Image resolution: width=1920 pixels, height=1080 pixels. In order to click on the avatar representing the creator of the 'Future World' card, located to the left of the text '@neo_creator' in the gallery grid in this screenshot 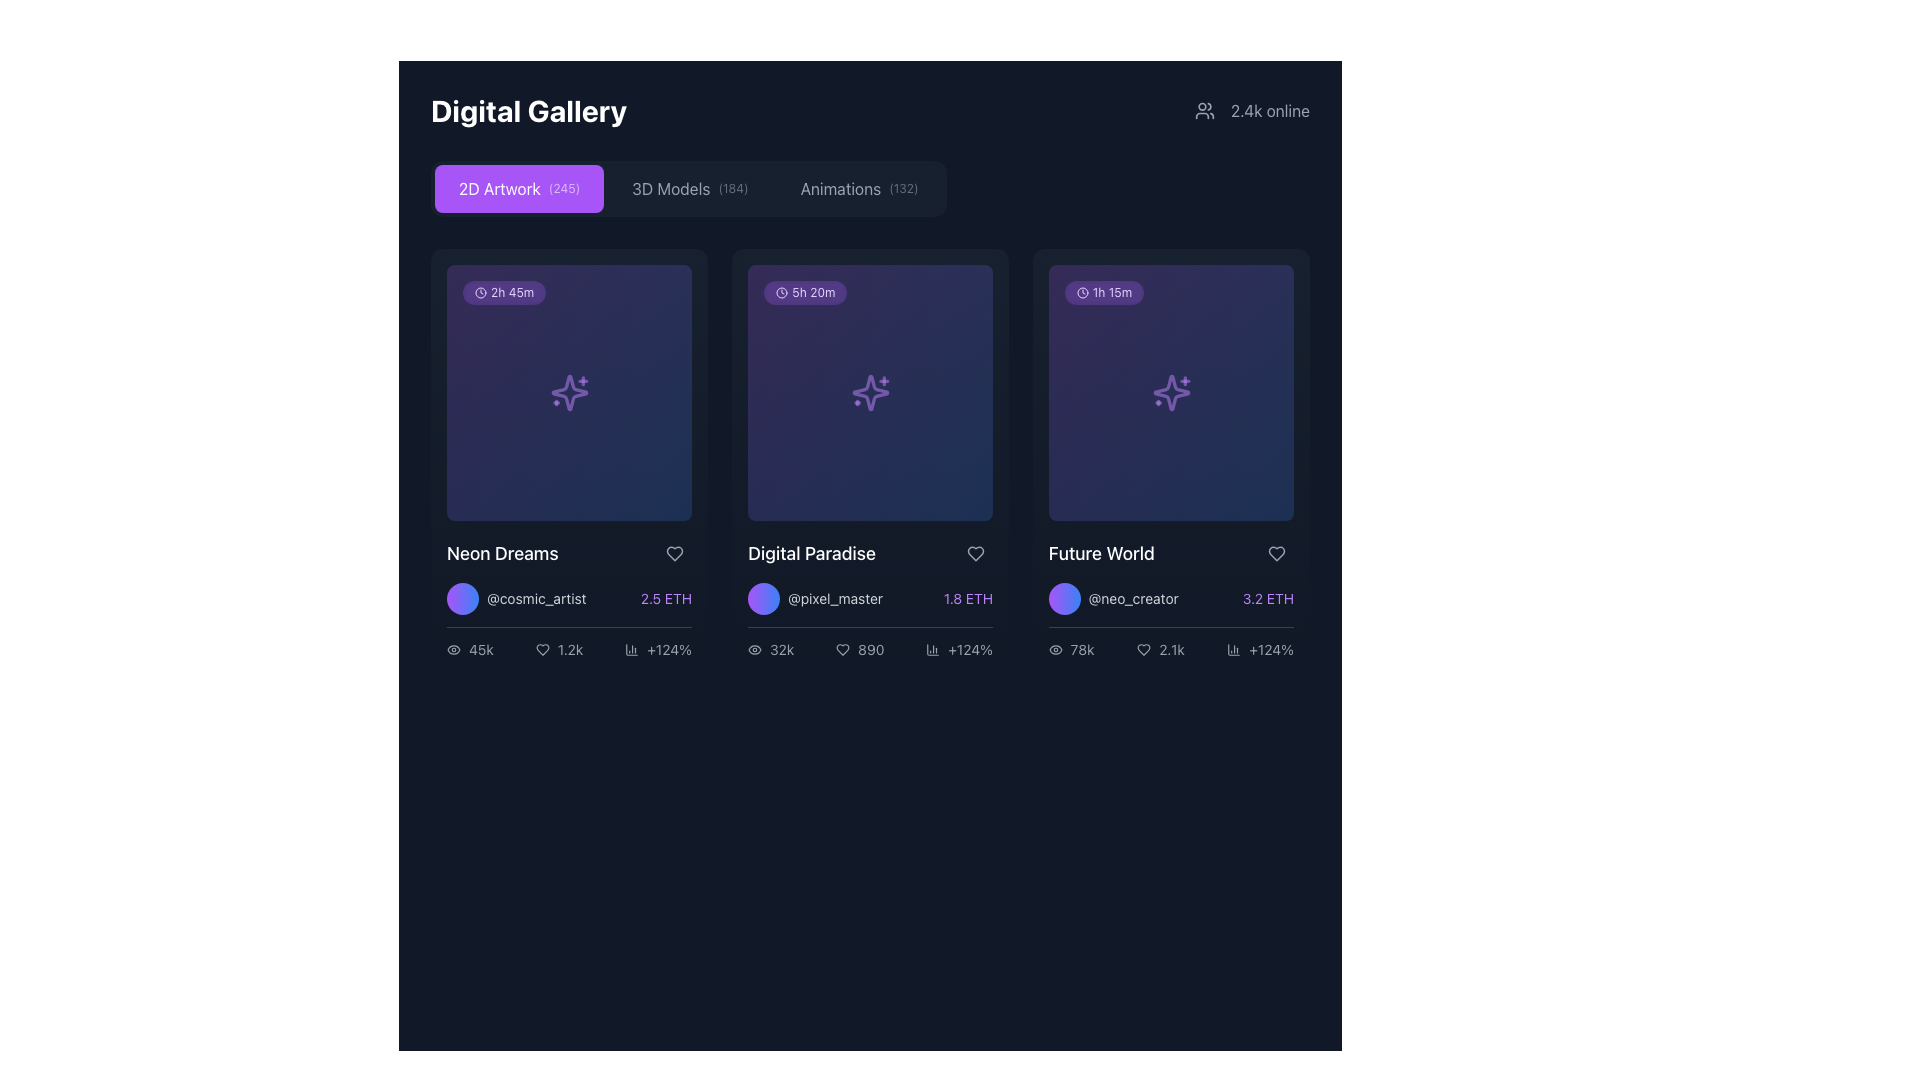, I will do `click(1064, 597)`.